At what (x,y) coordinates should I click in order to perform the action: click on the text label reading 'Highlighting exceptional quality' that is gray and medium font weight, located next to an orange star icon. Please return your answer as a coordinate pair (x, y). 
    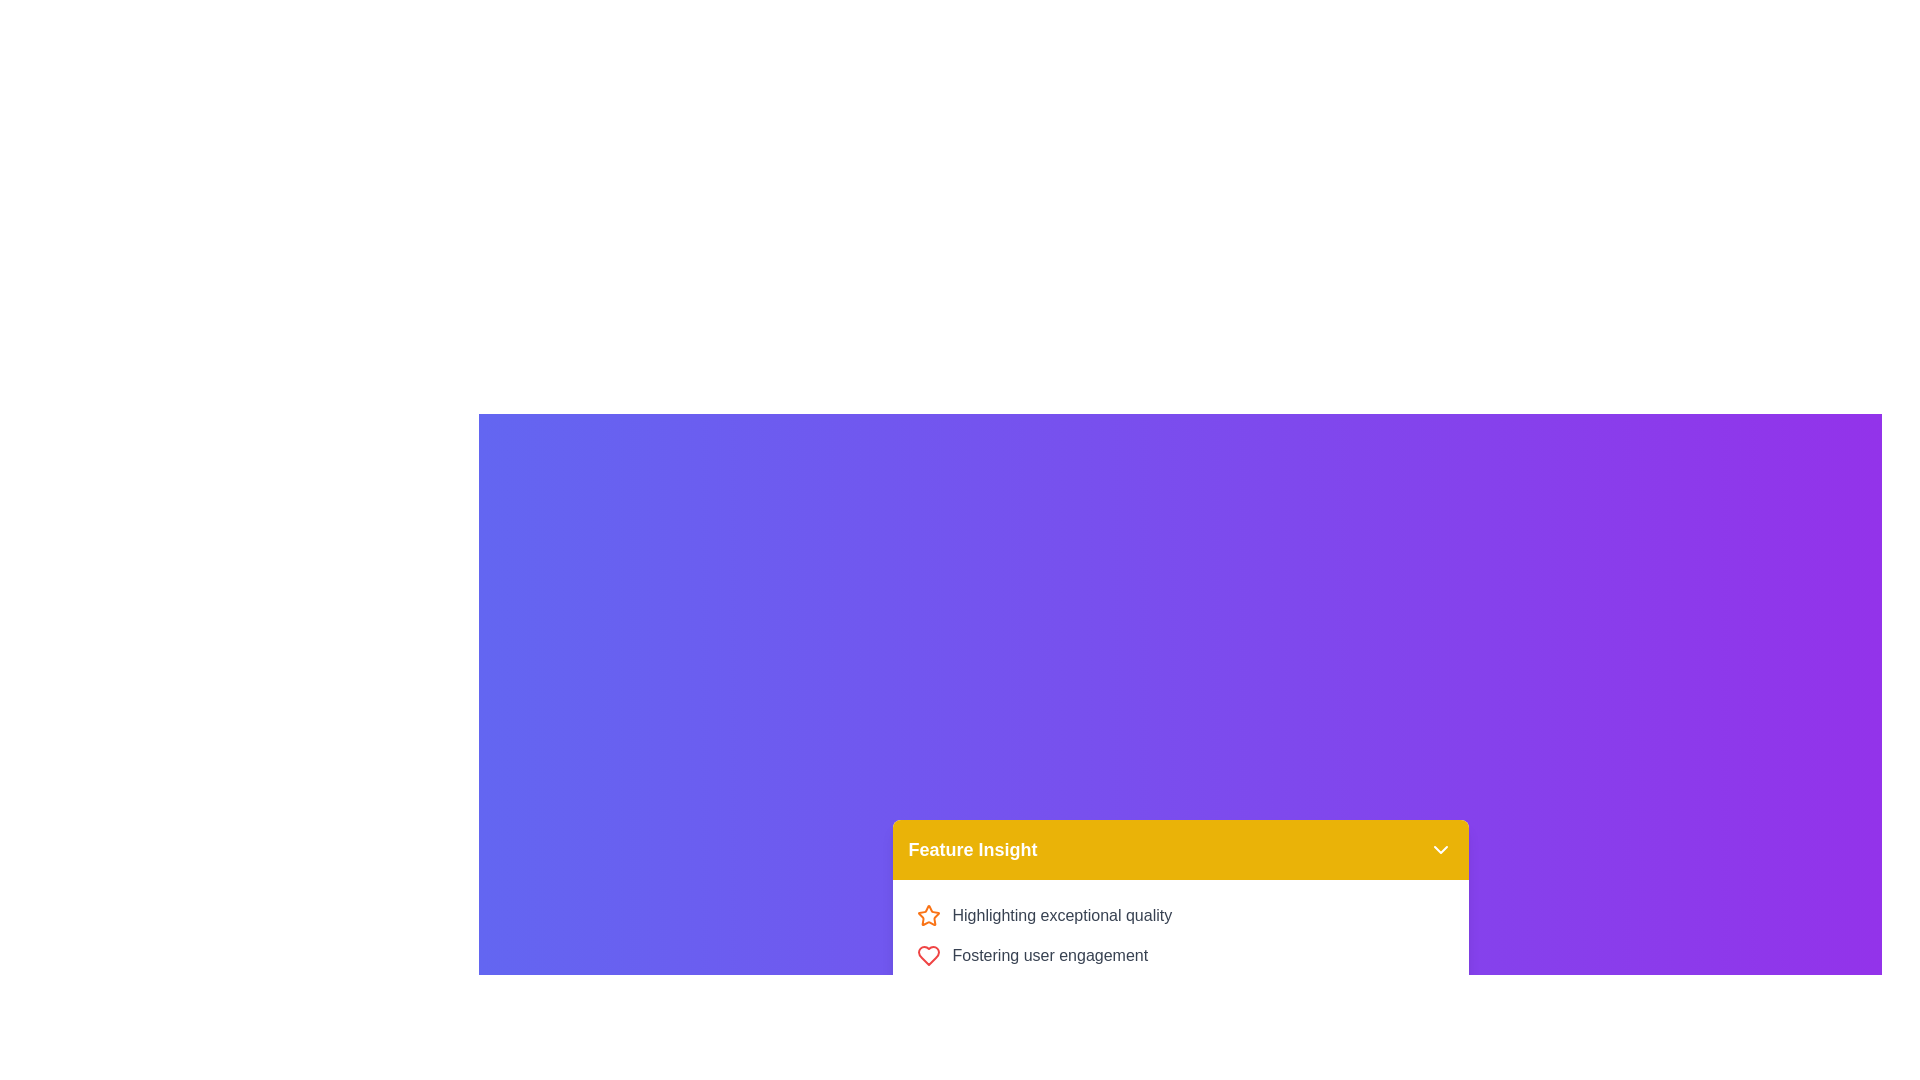
    Looking at the image, I should click on (1061, 915).